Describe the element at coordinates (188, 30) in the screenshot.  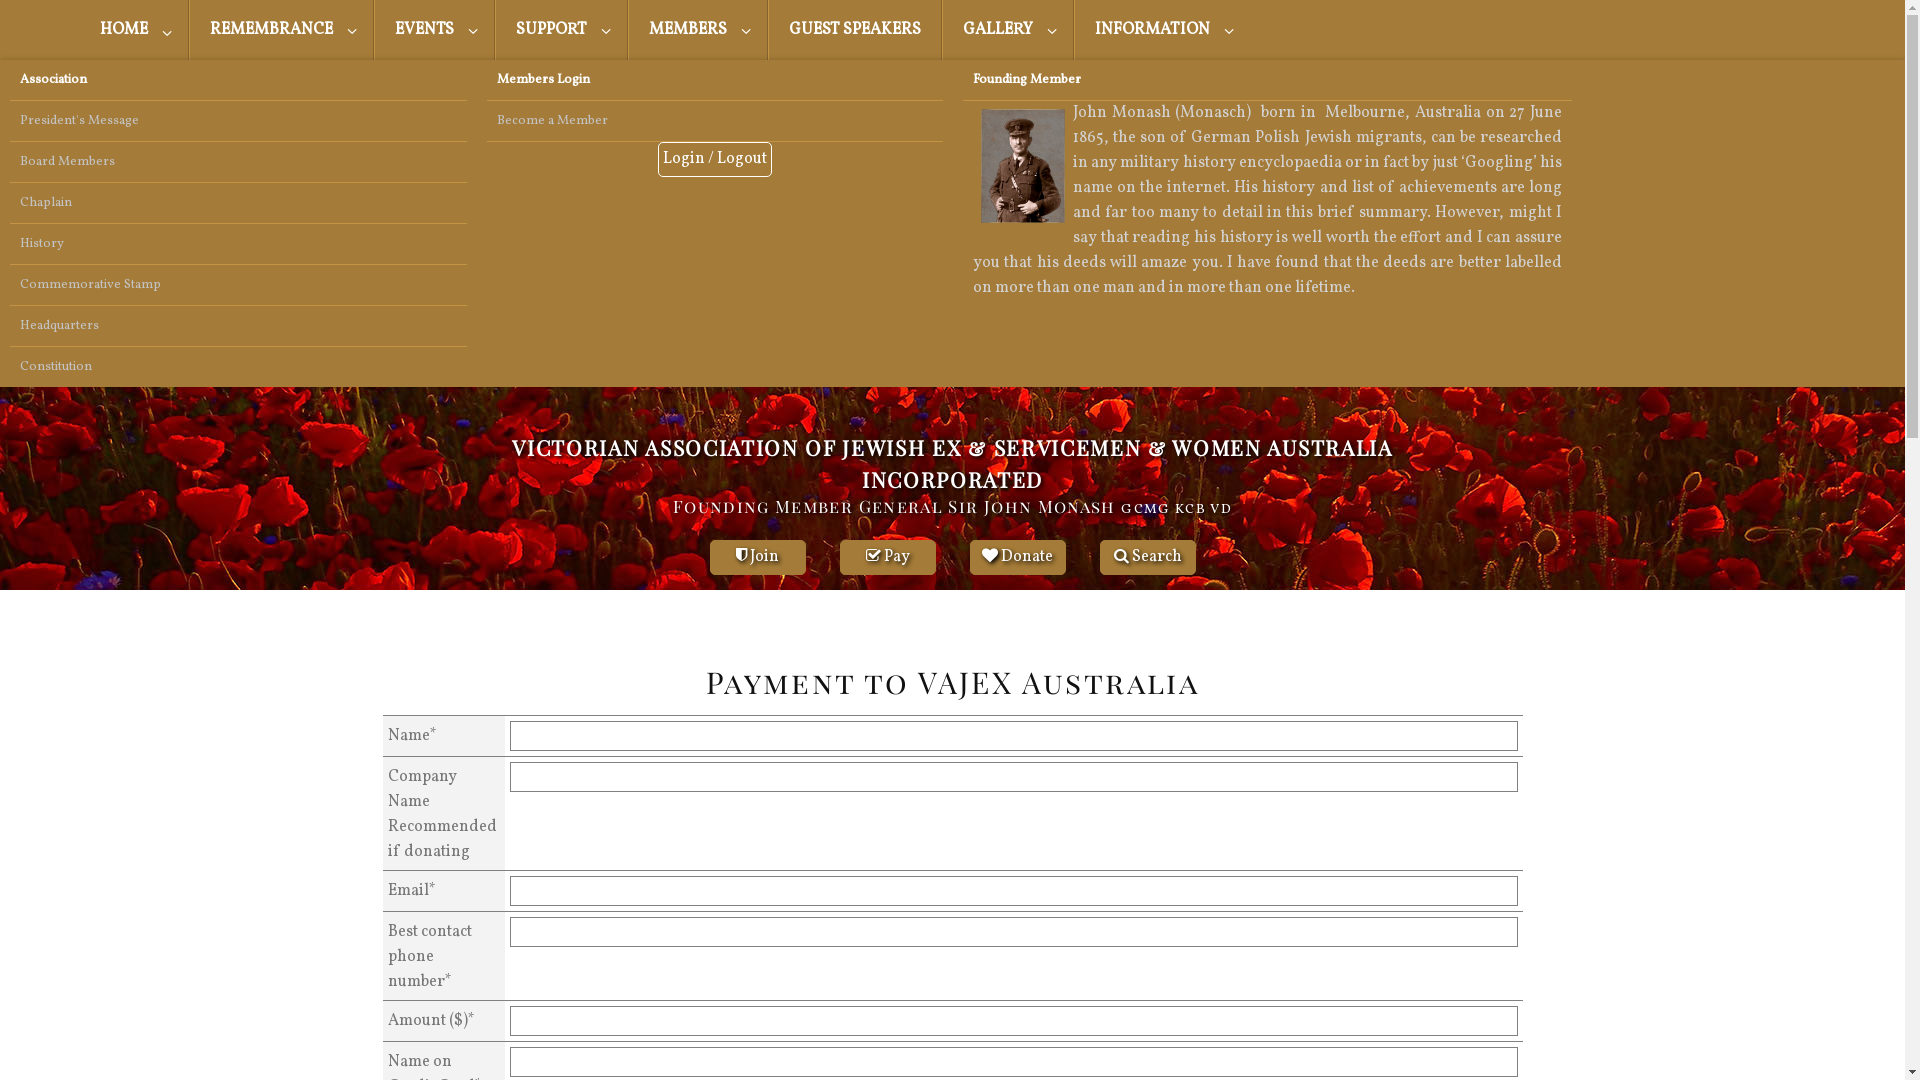
I see `'REMEMBRANCE'` at that location.